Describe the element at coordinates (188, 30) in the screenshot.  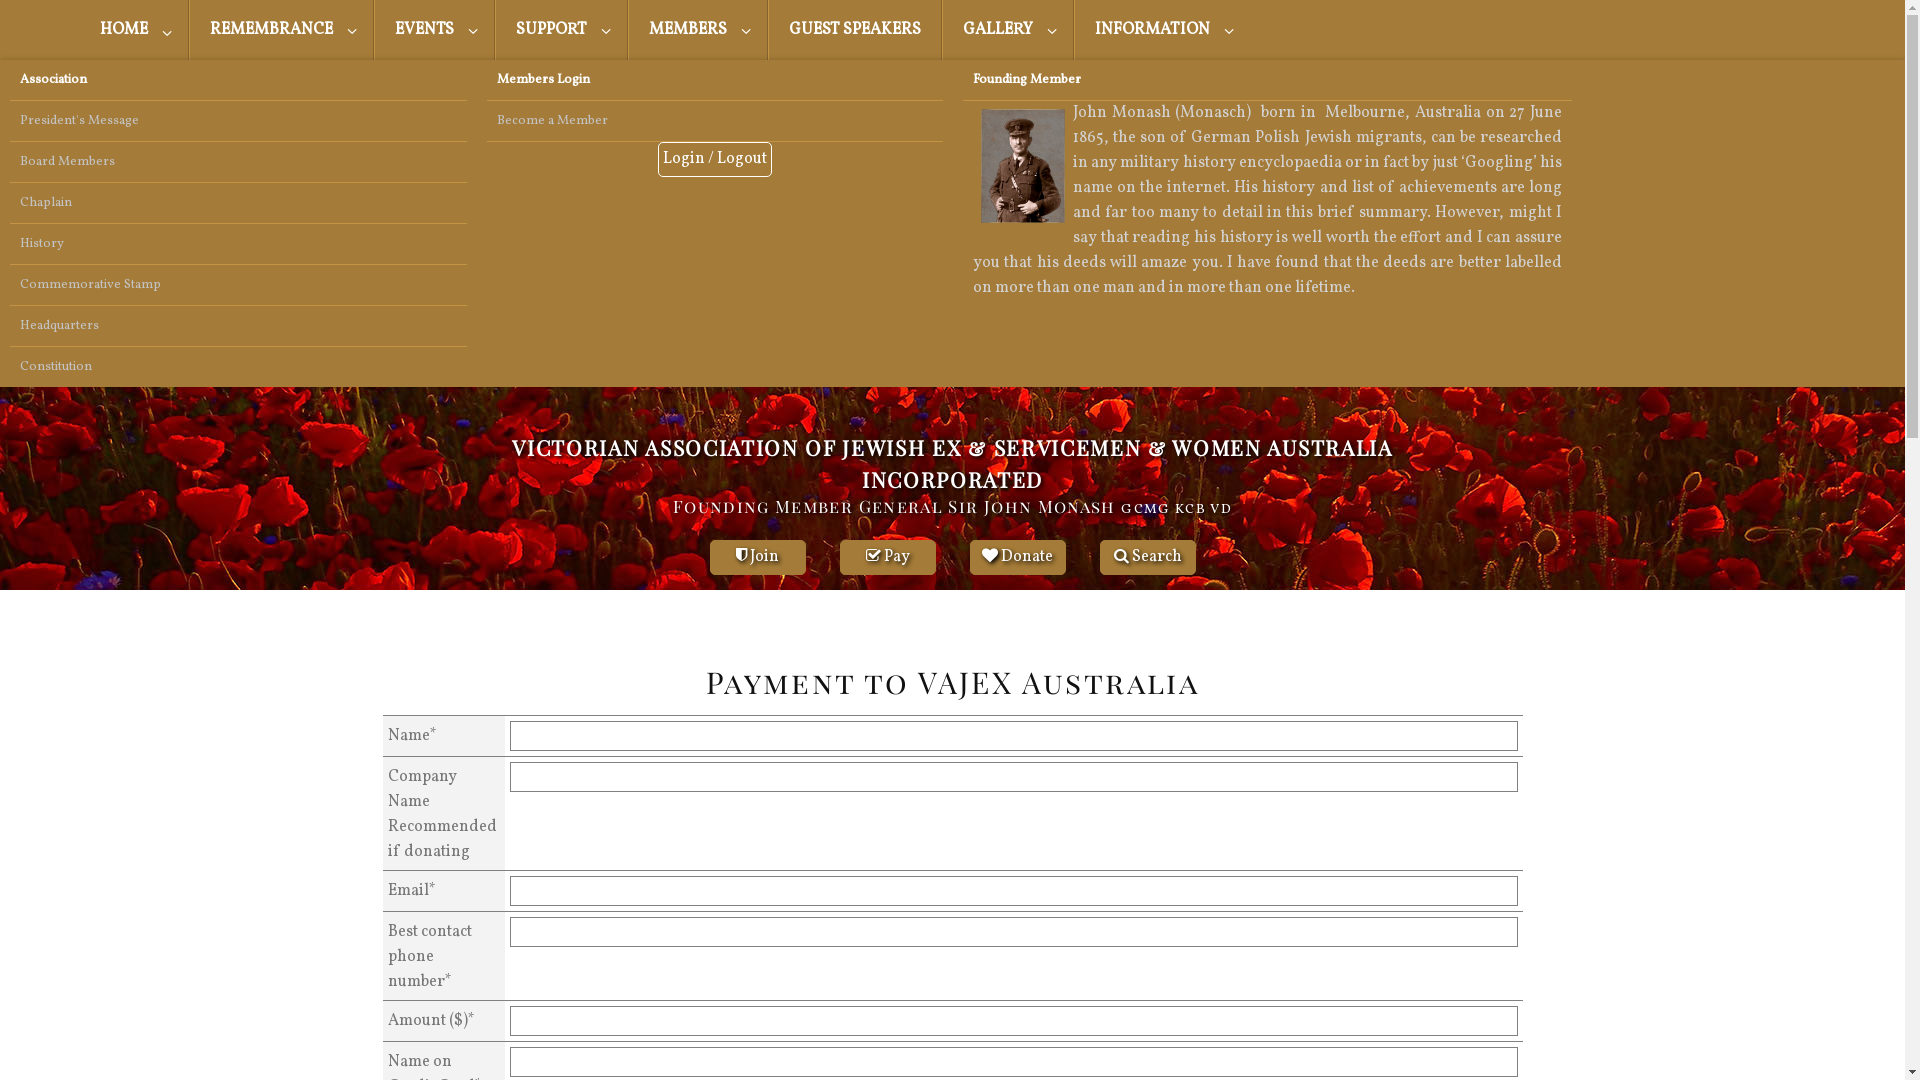
I see `'REMEMBRANCE'` at that location.